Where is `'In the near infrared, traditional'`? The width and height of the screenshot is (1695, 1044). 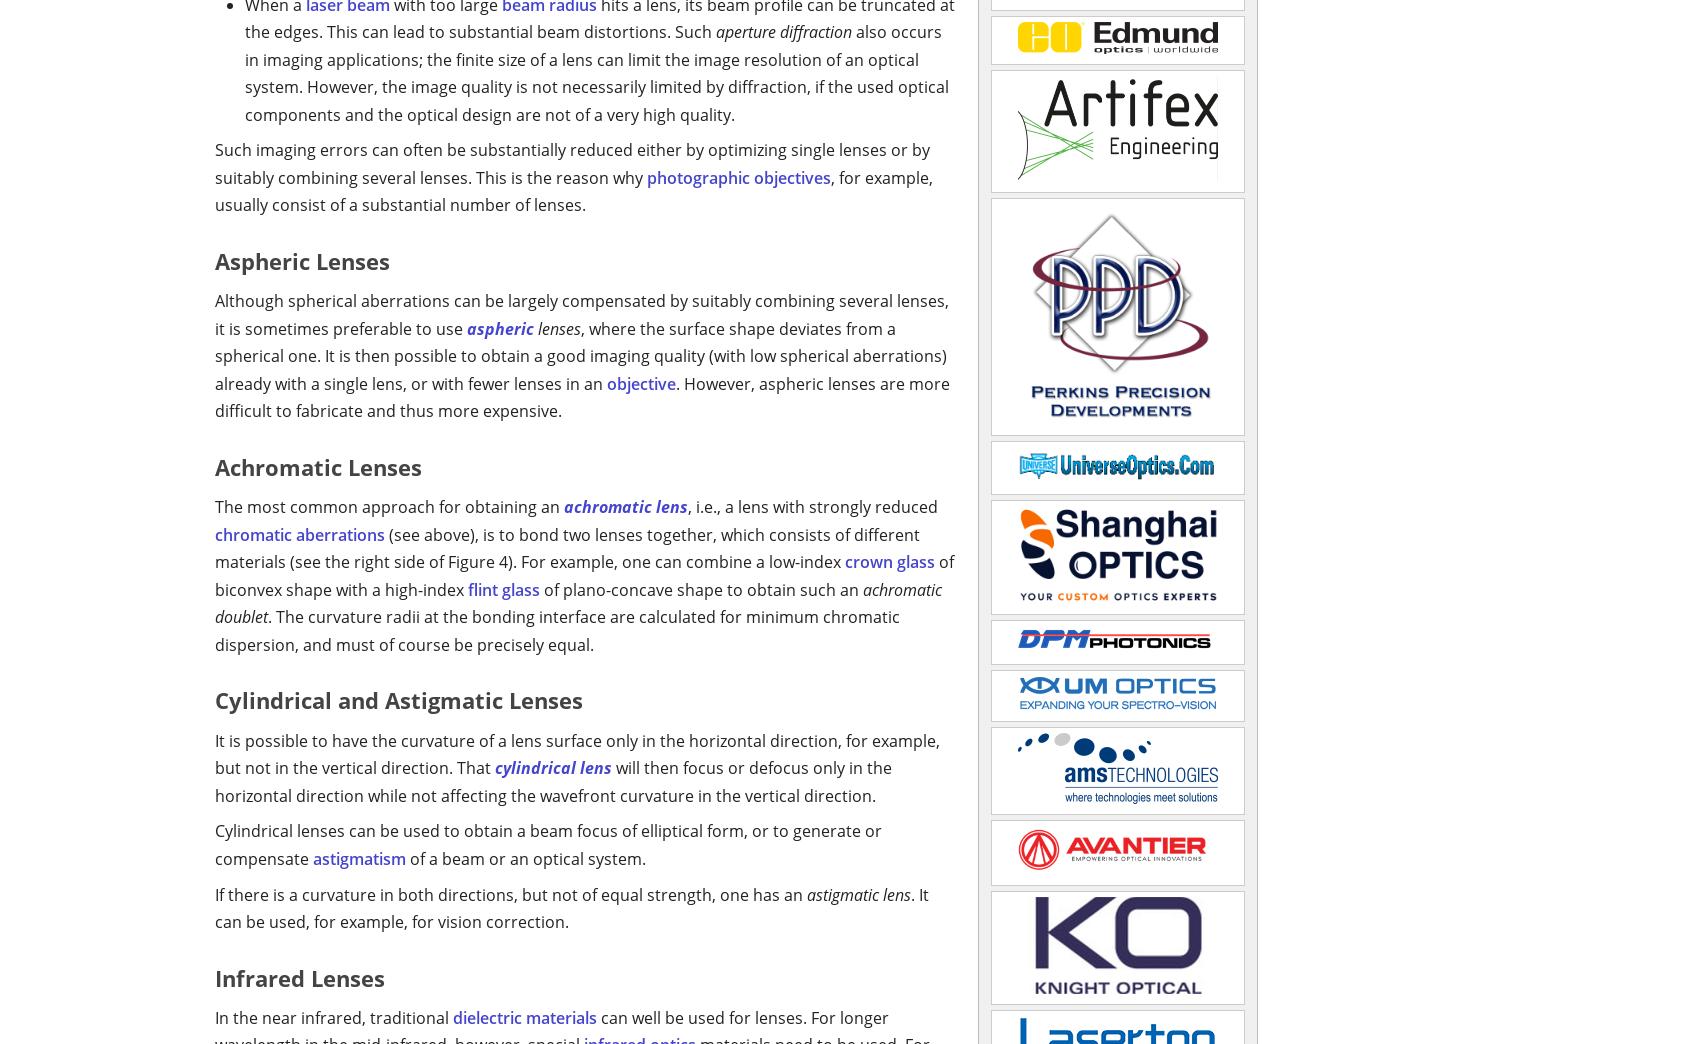 'In the near infrared, traditional' is located at coordinates (333, 1016).